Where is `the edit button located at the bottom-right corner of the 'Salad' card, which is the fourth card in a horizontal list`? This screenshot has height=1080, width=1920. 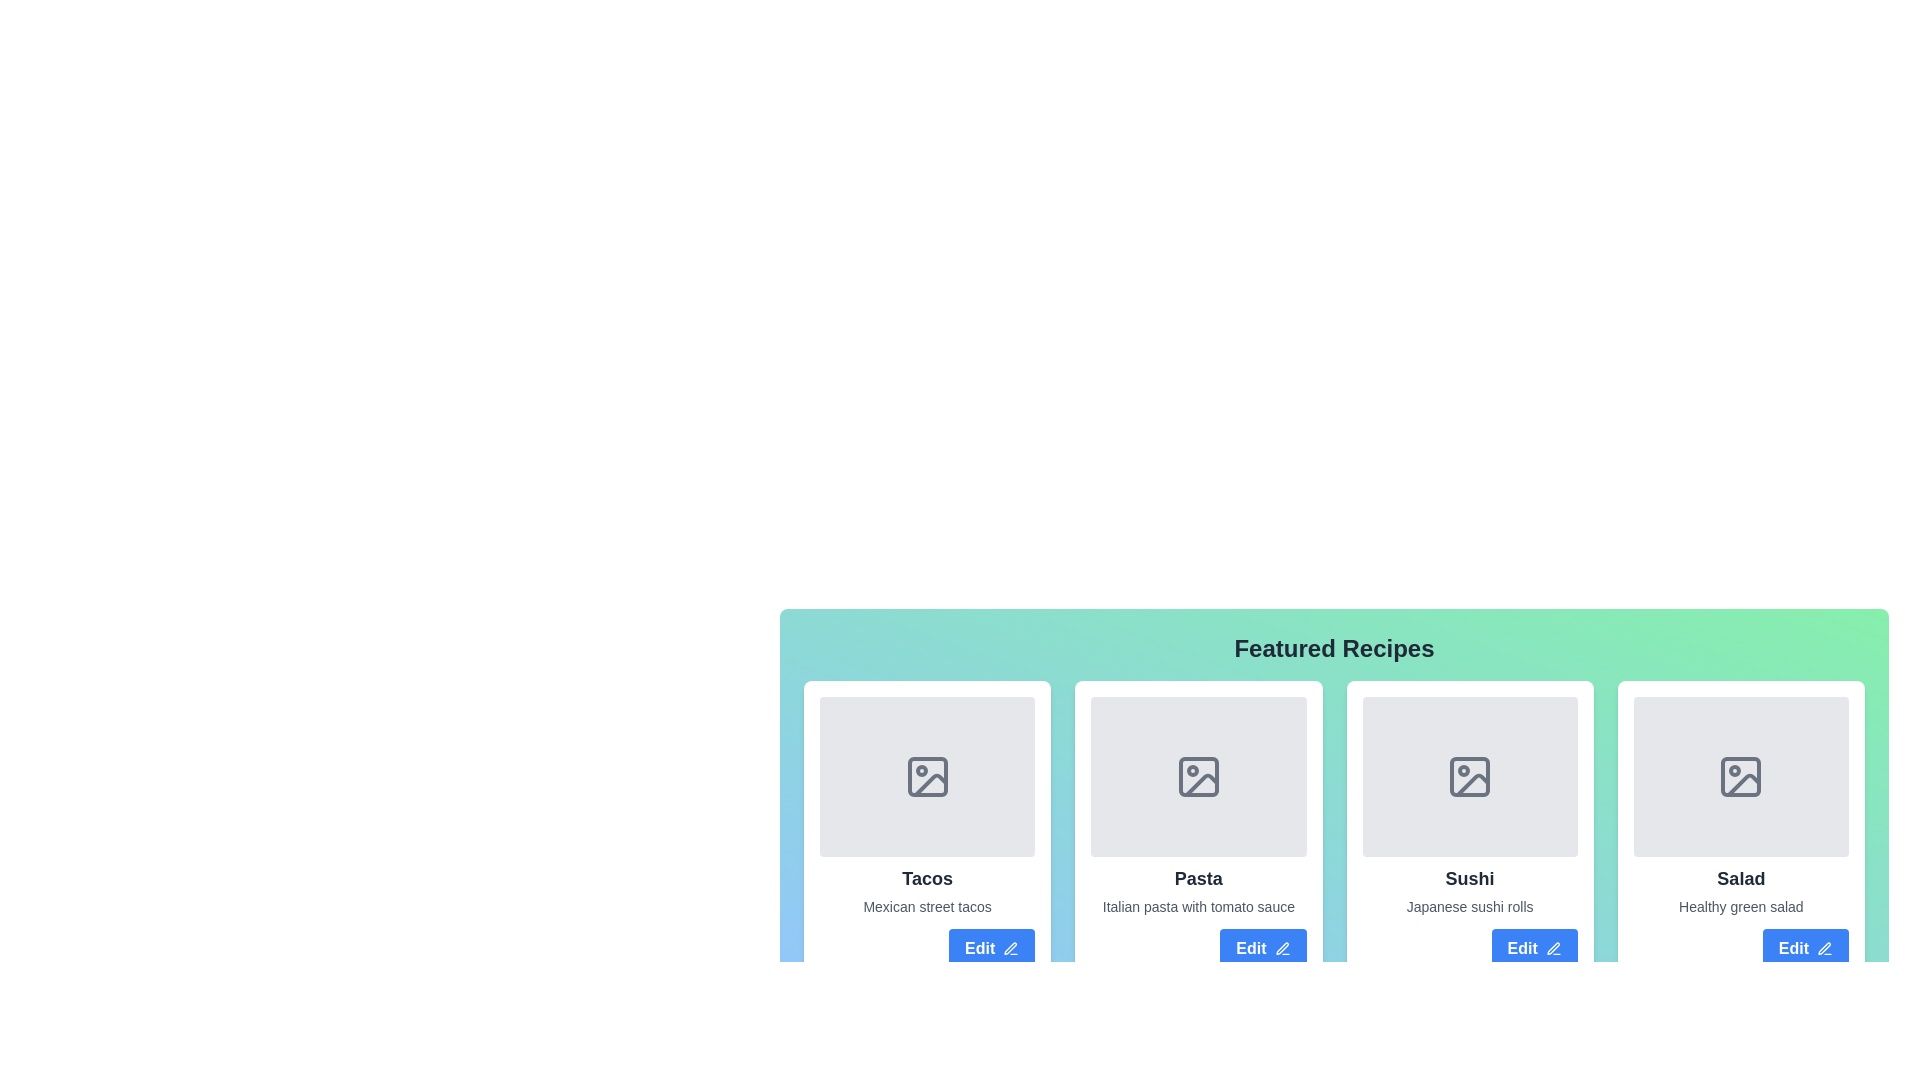
the edit button located at the bottom-right corner of the 'Salad' card, which is the fourth card in a horizontal list is located at coordinates (1740, 947).